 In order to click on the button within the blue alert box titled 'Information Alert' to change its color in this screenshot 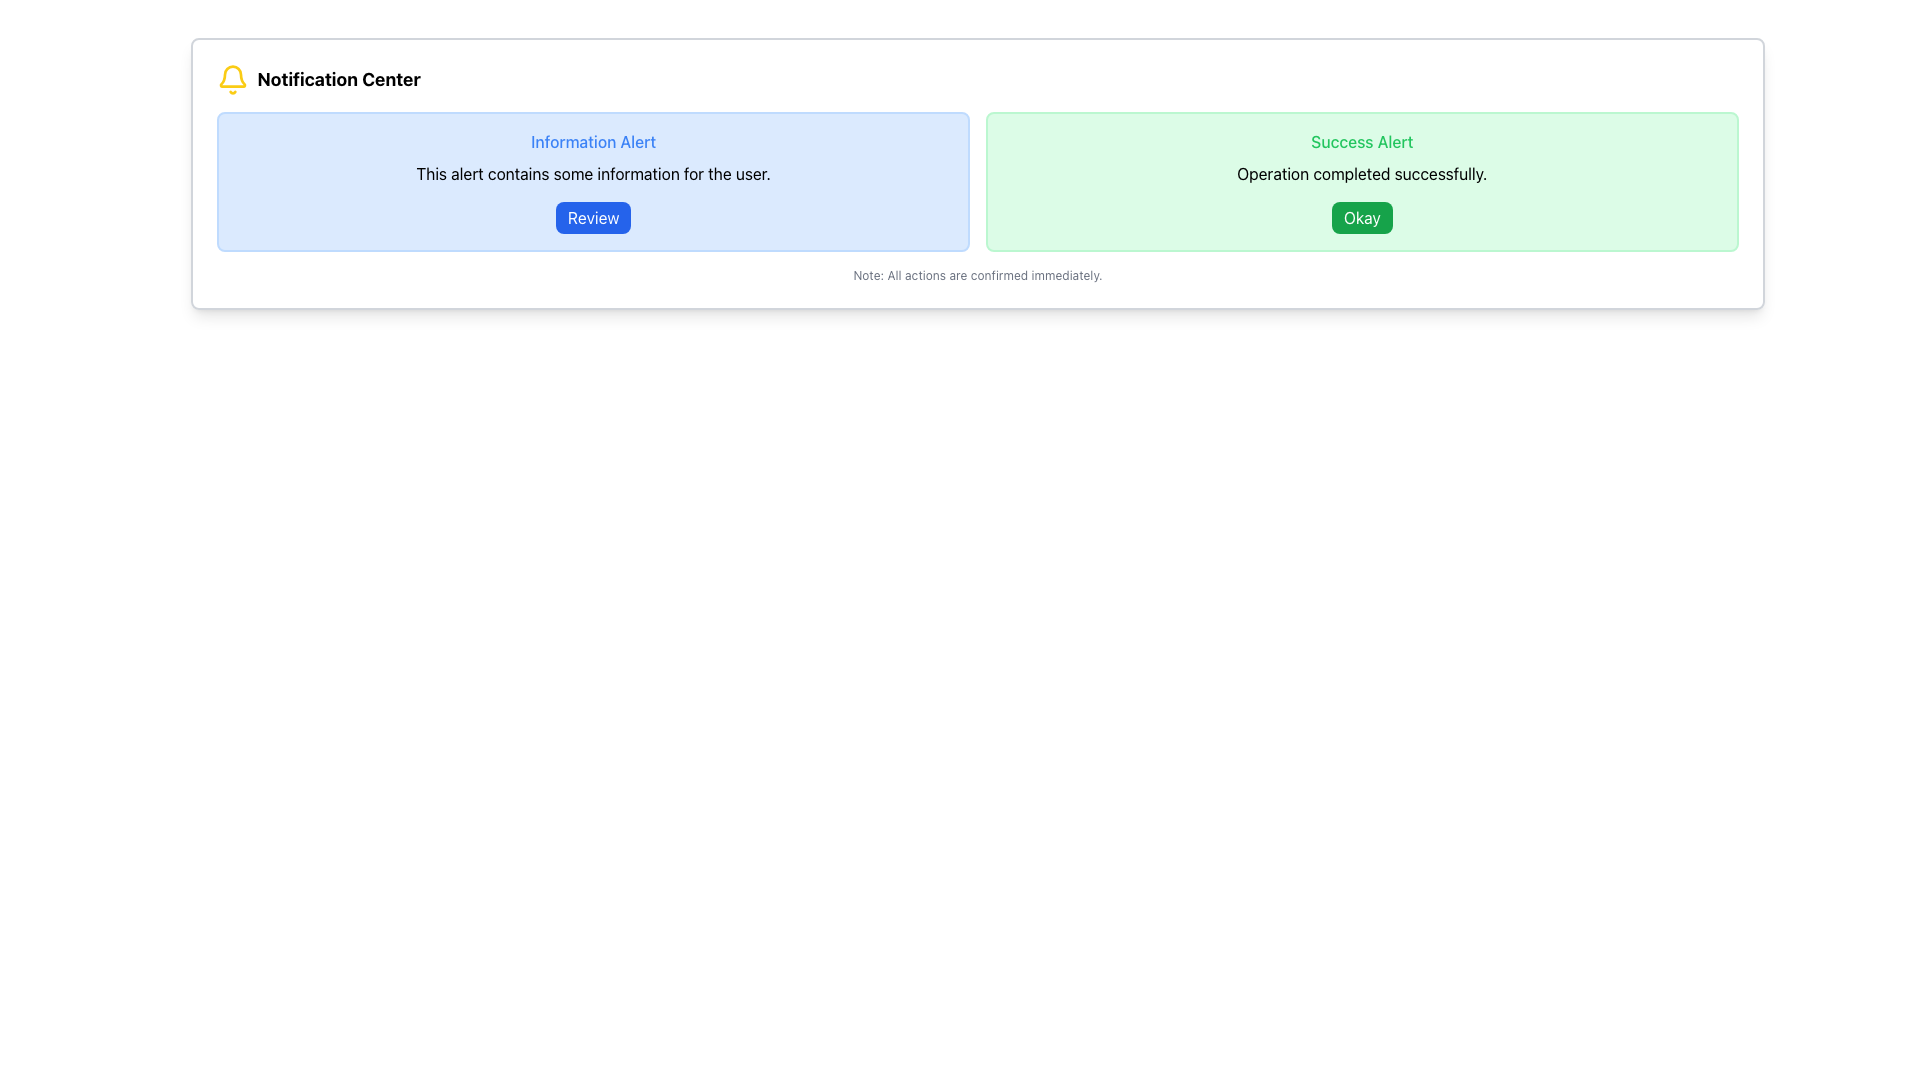, I will do `click(592, 218)`.